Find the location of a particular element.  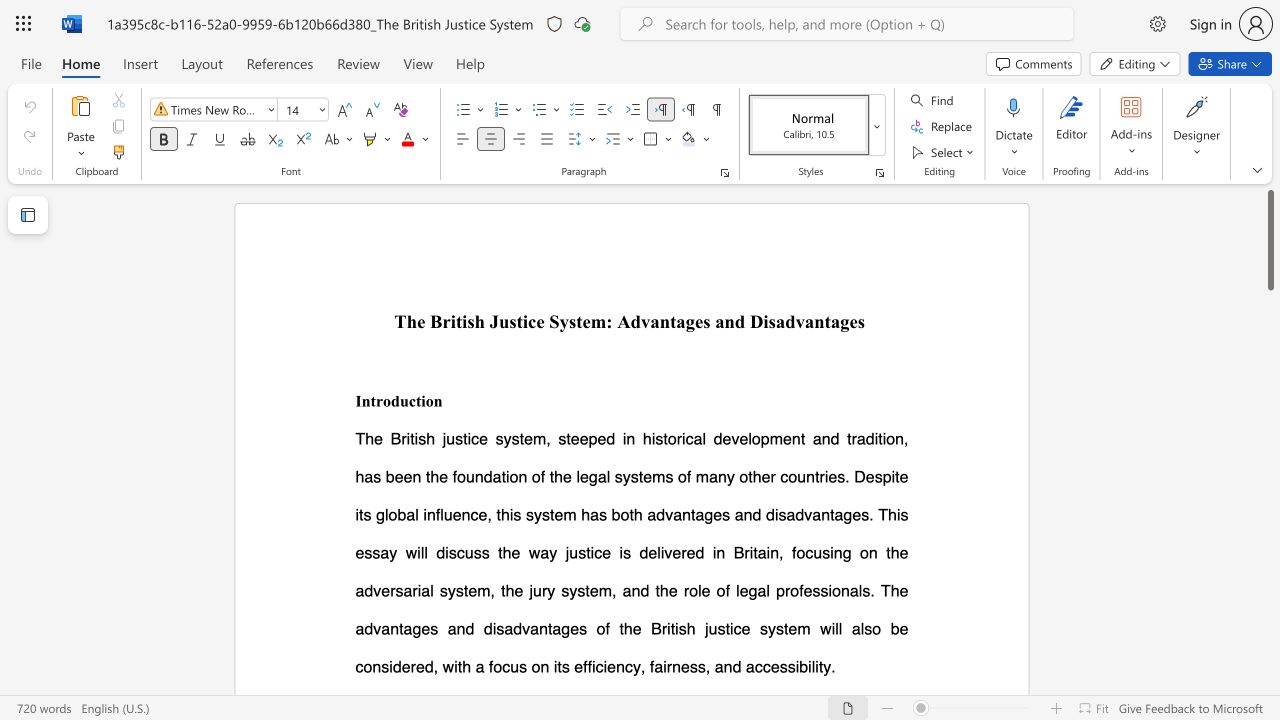

the scrollbar on the right is located at coordinates (1269, 528).